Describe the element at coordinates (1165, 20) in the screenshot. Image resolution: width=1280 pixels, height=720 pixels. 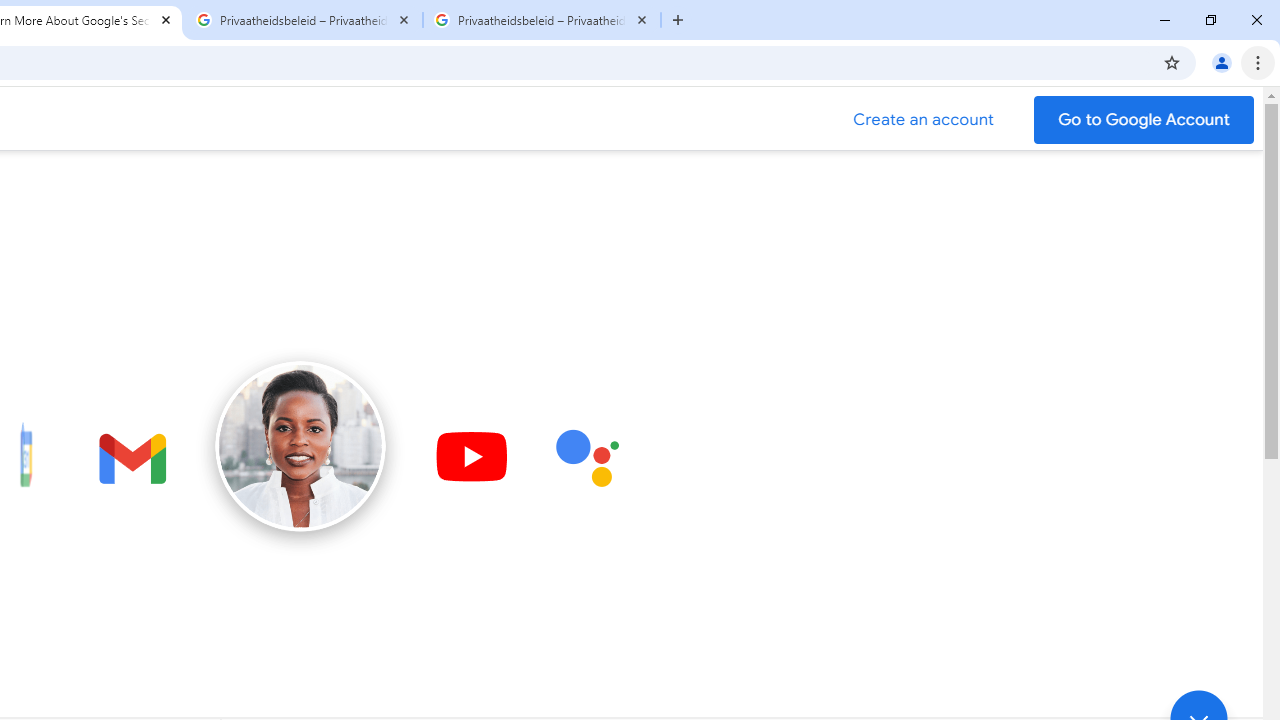
I see `'Minimize'` at that location.